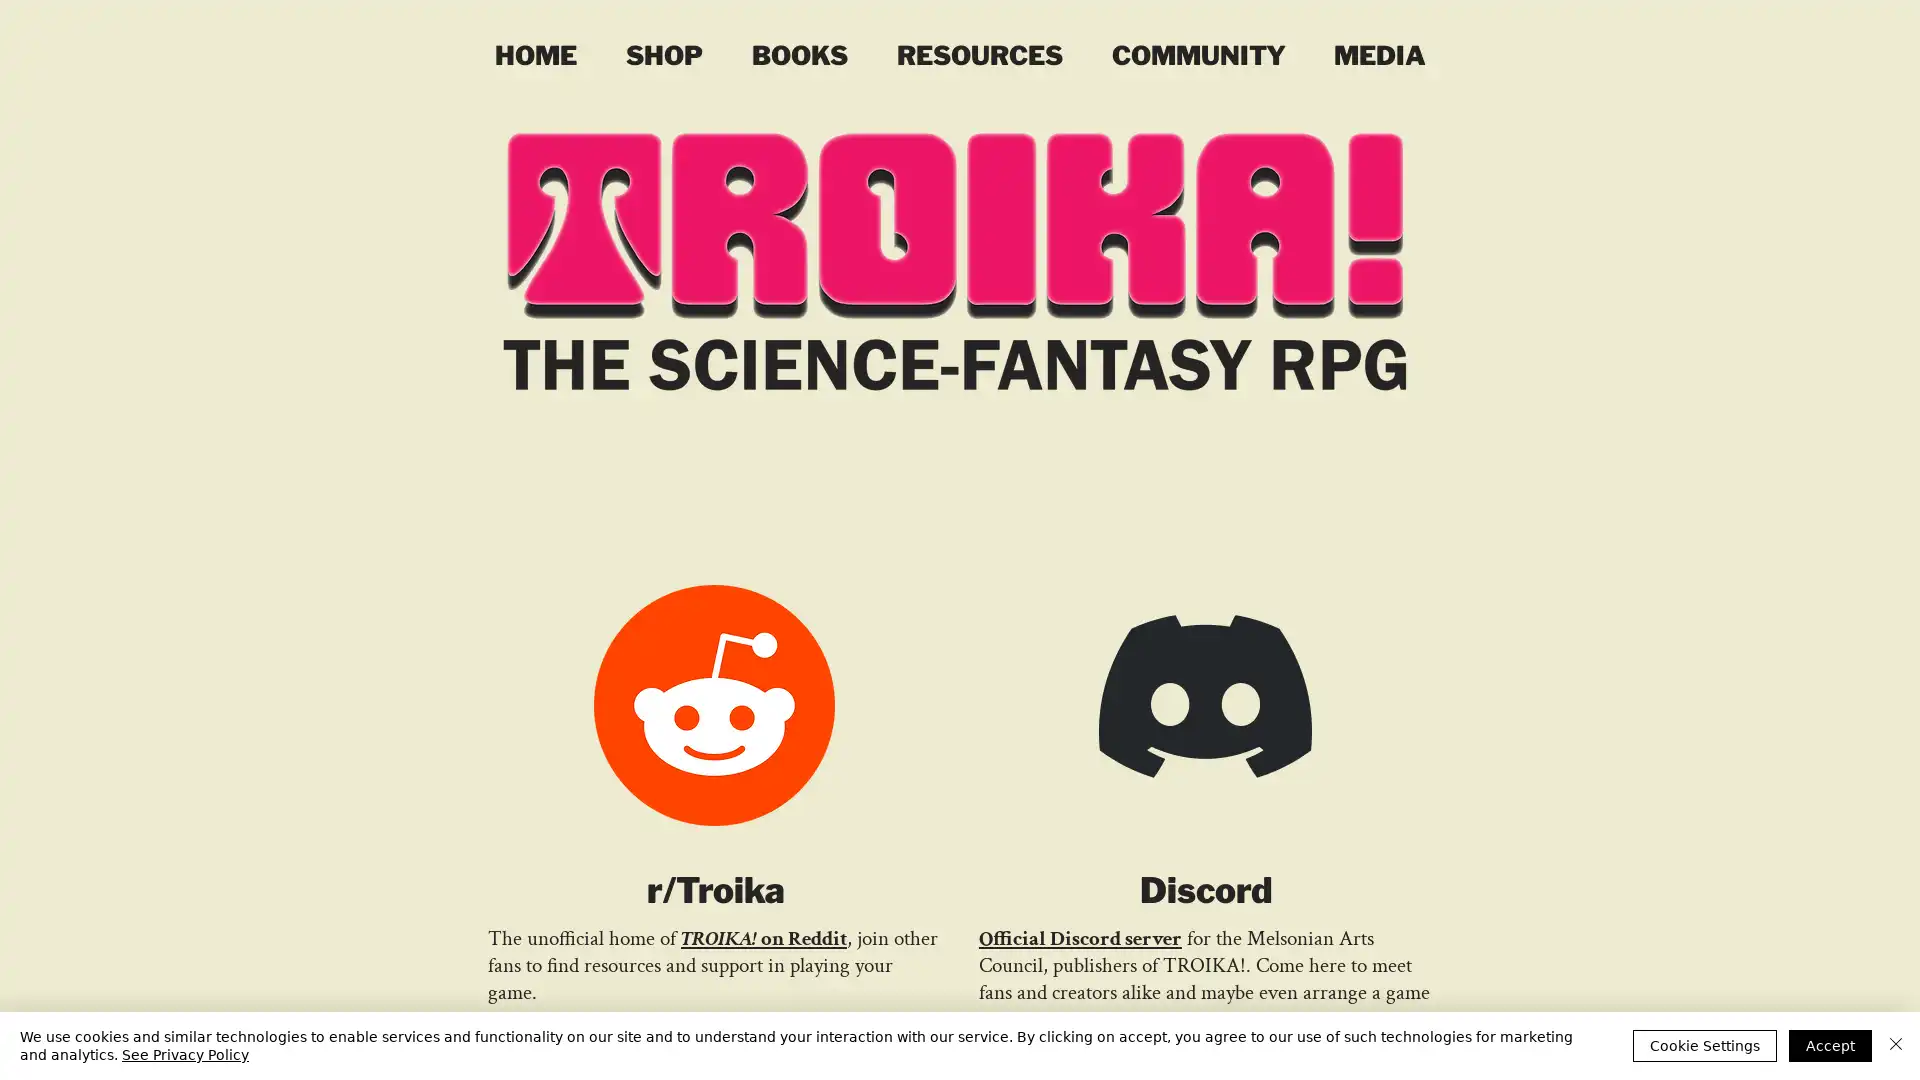 This screenshot has width=1920, height=1080. Describe the element at coordinates (1703, 1044) in the screenshot. I see `Cookie Settings` at that location.